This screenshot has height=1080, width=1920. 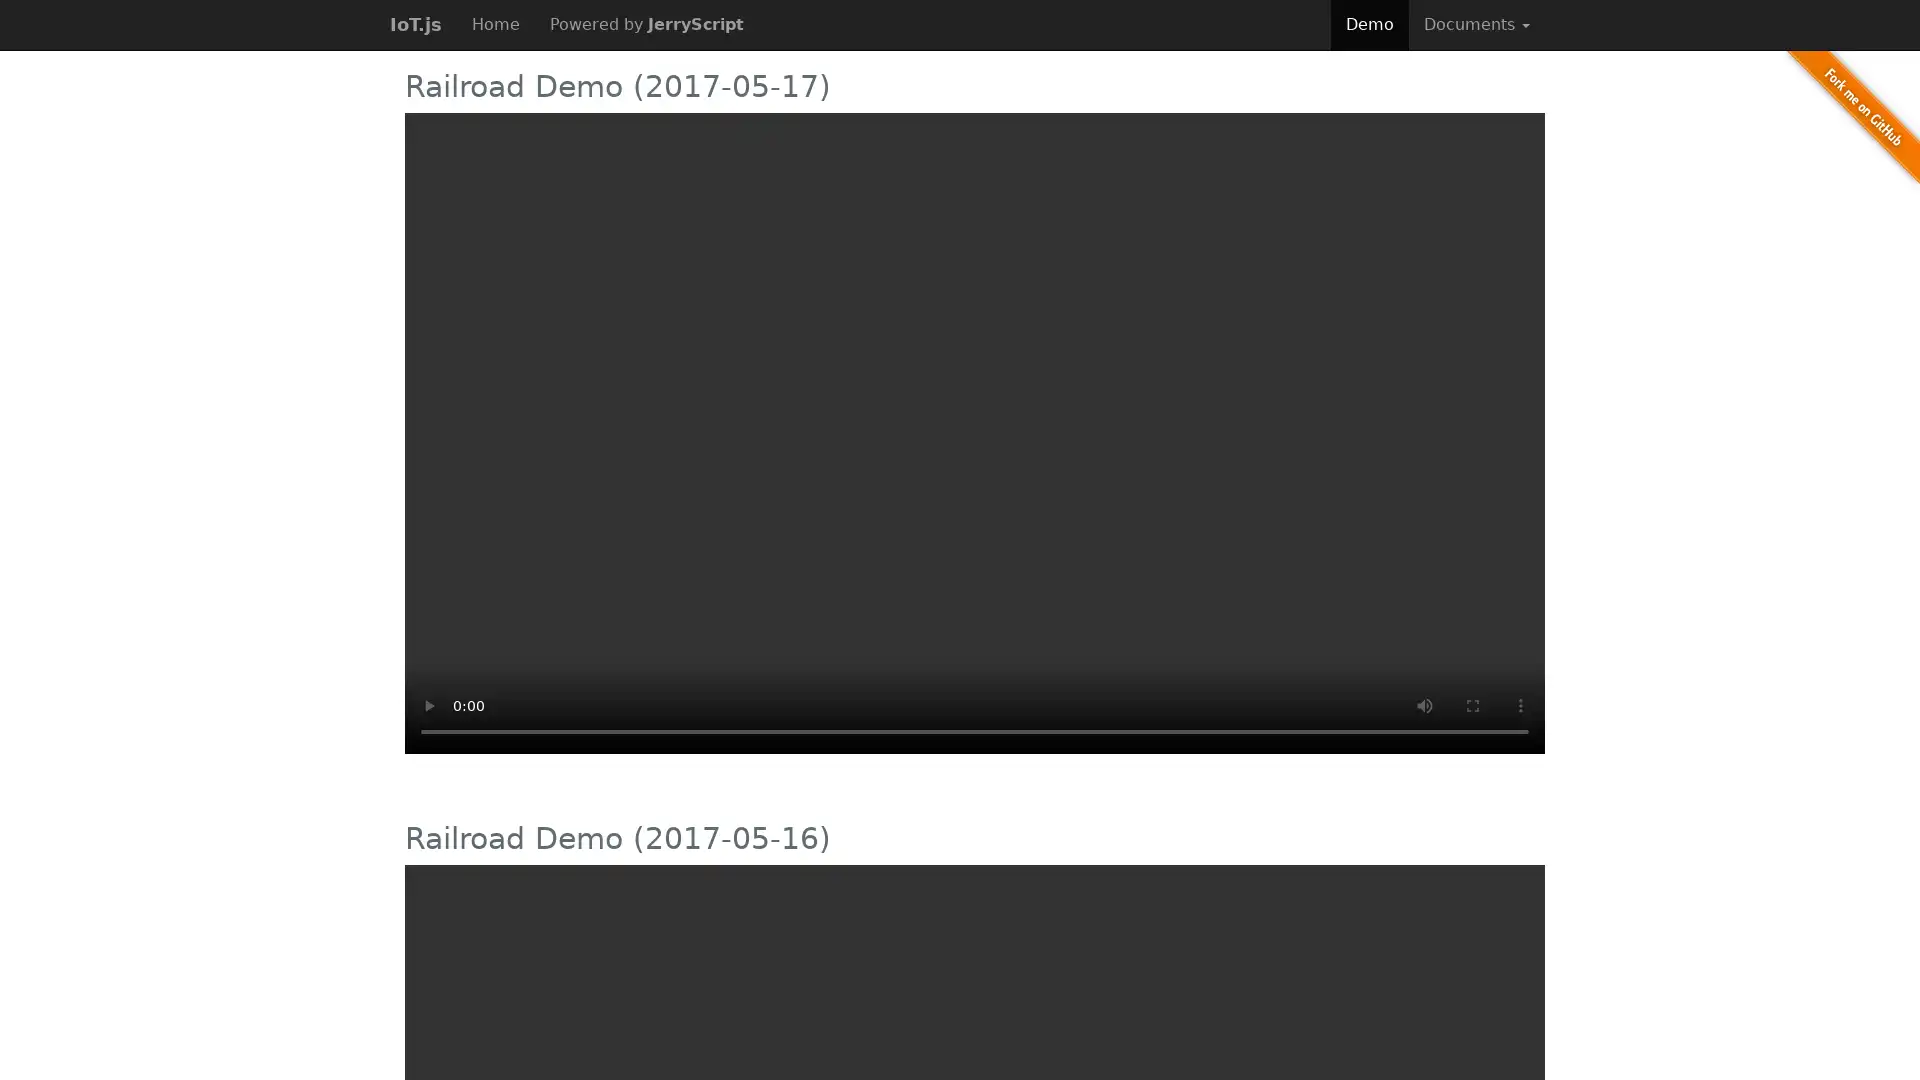 What do you see at coordinates (427, 704) in the screenshot?
I see `play` at bounding box center [427, 704].